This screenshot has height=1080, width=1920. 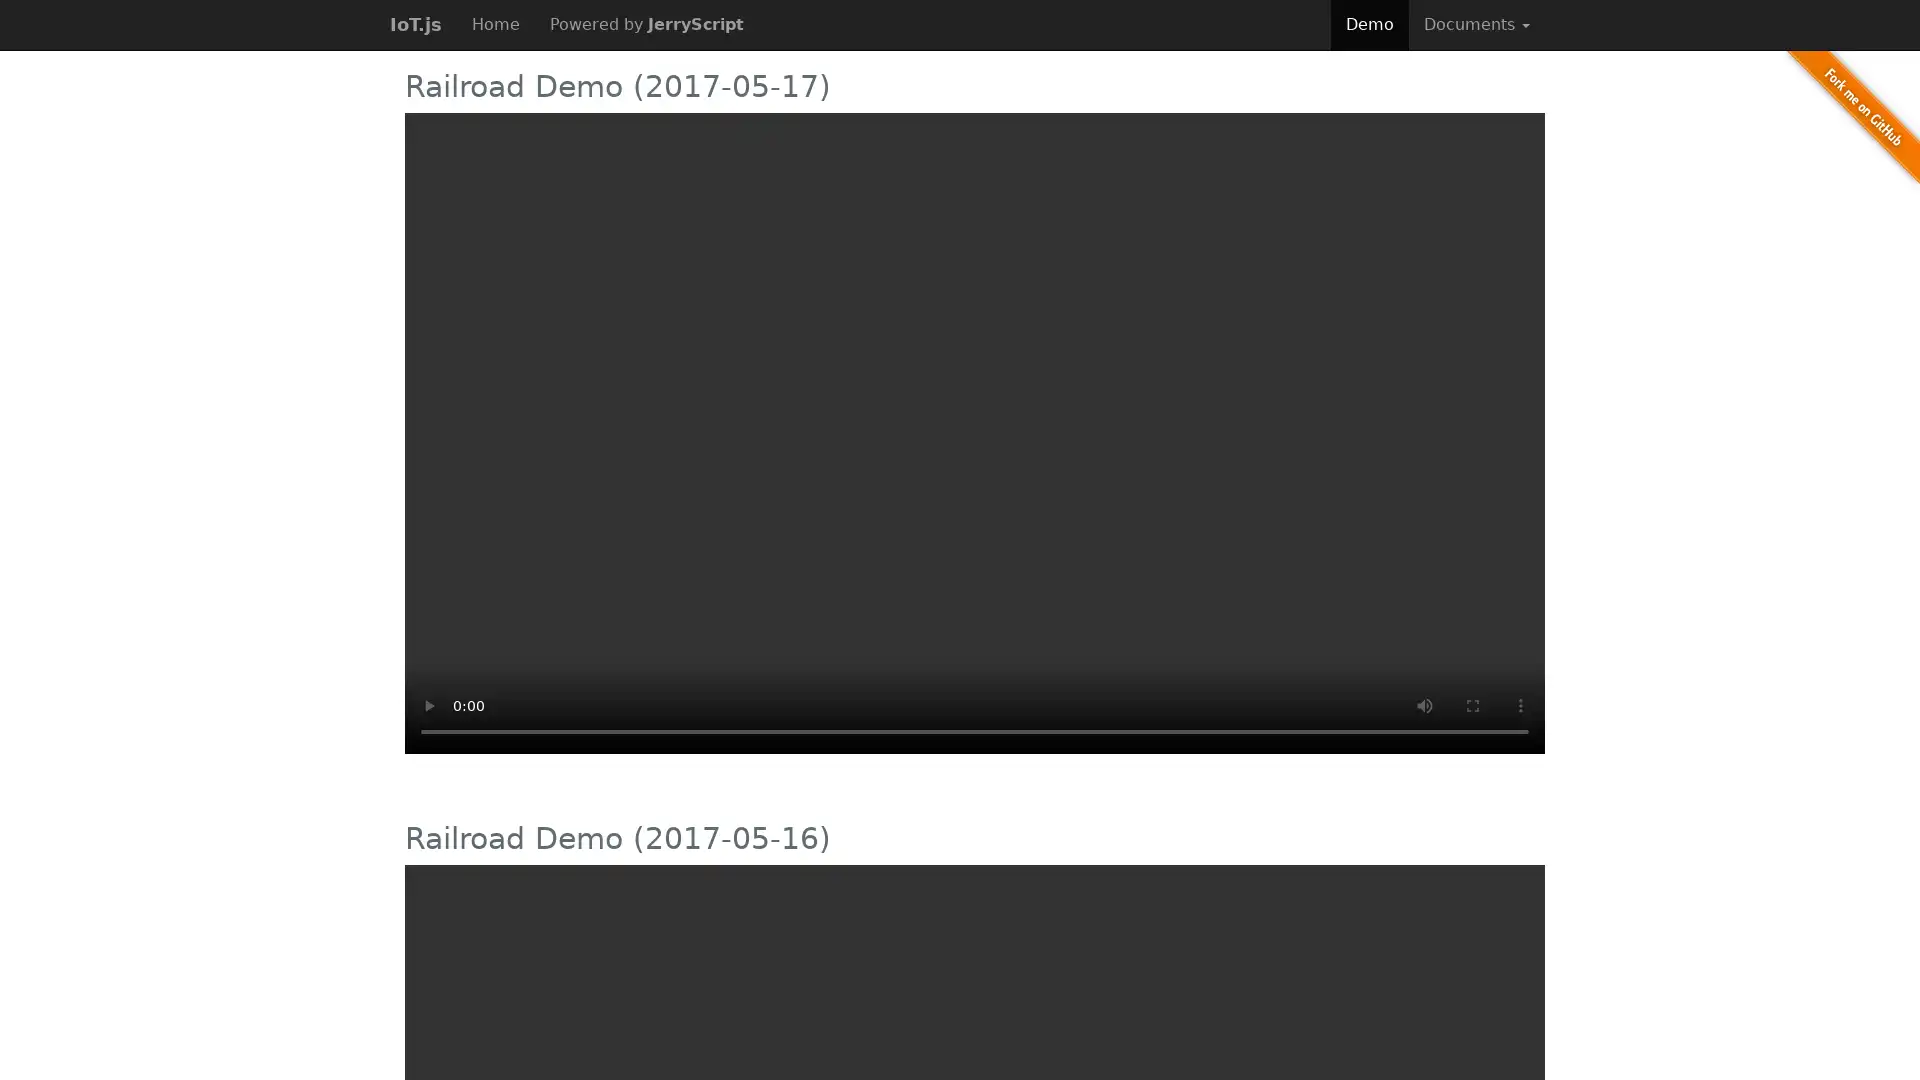 What do you see at coordinates (427, 704) in the screenshot?
I see `play` at bounding box center [427, 704].